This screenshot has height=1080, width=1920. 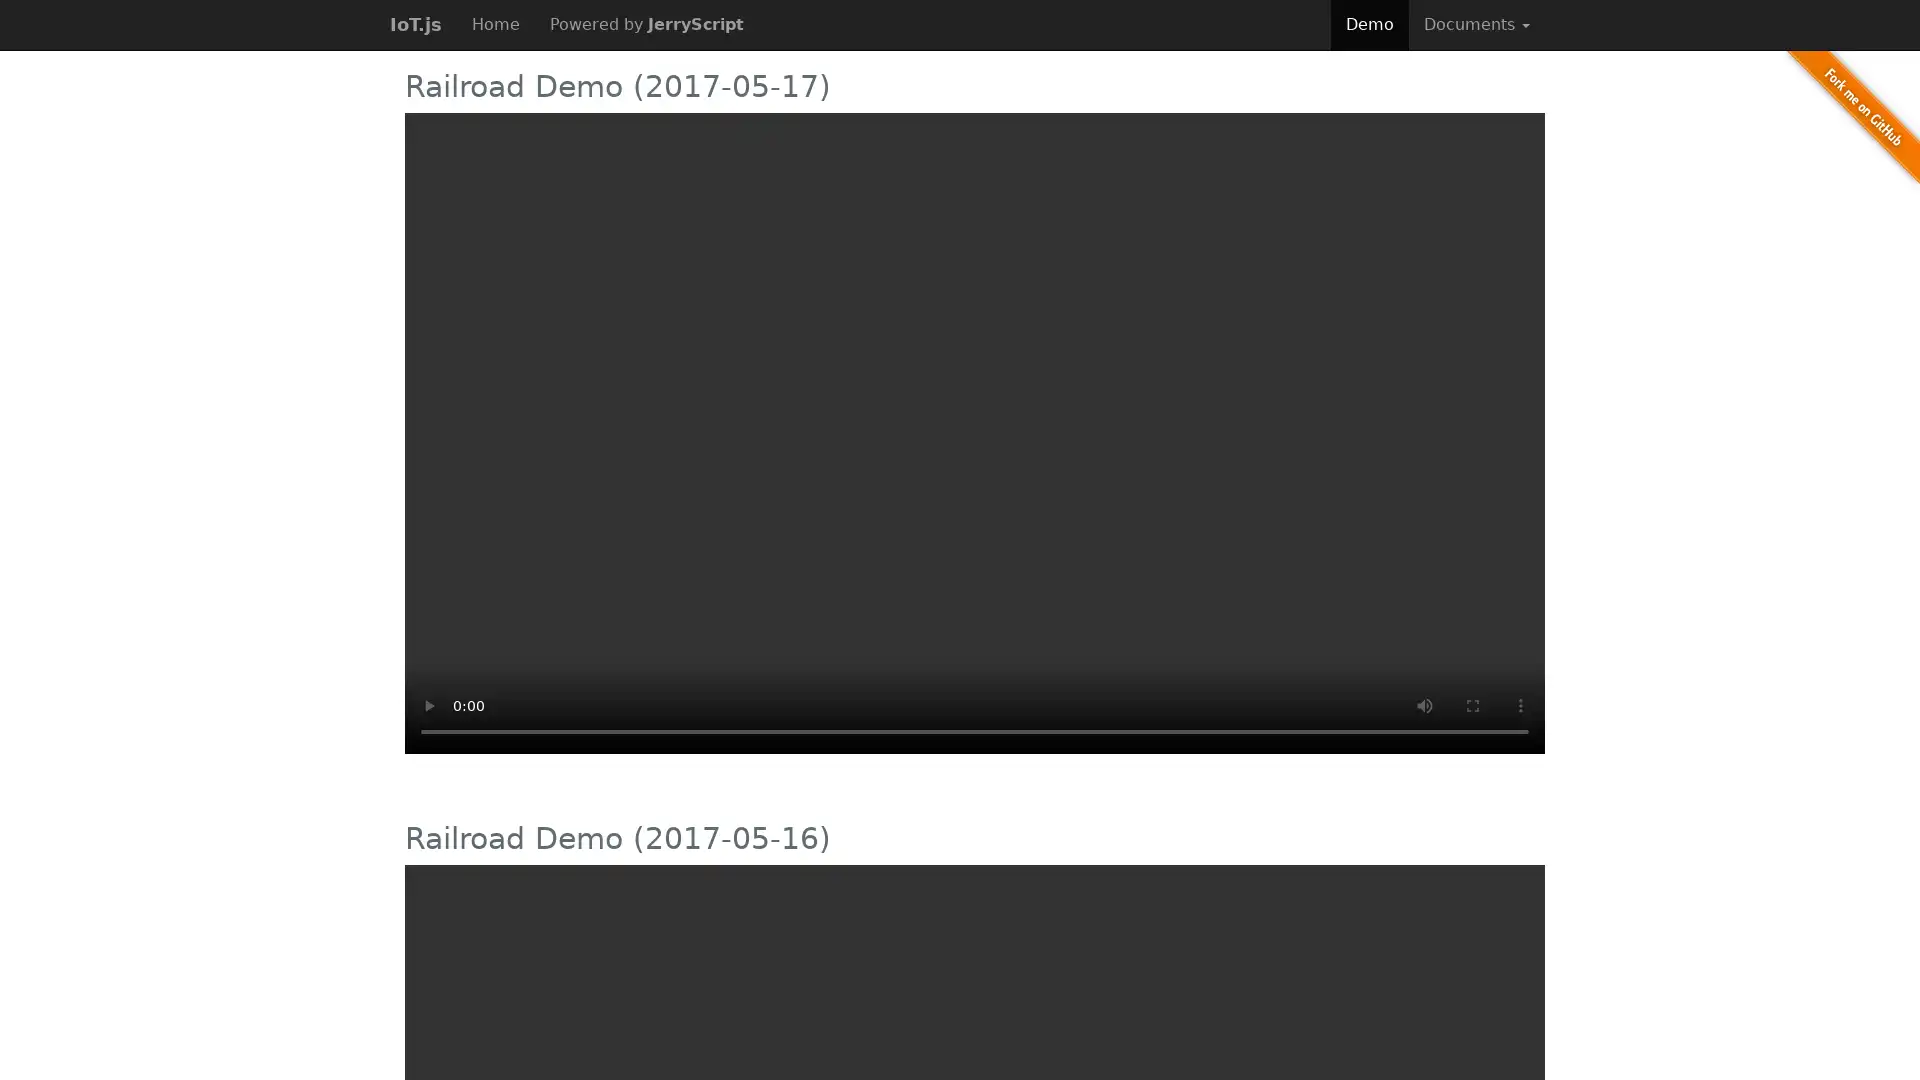 What do you see at coordinates (427, 704) in the screenshot?
I see `play` at bounding box center [427, 704].